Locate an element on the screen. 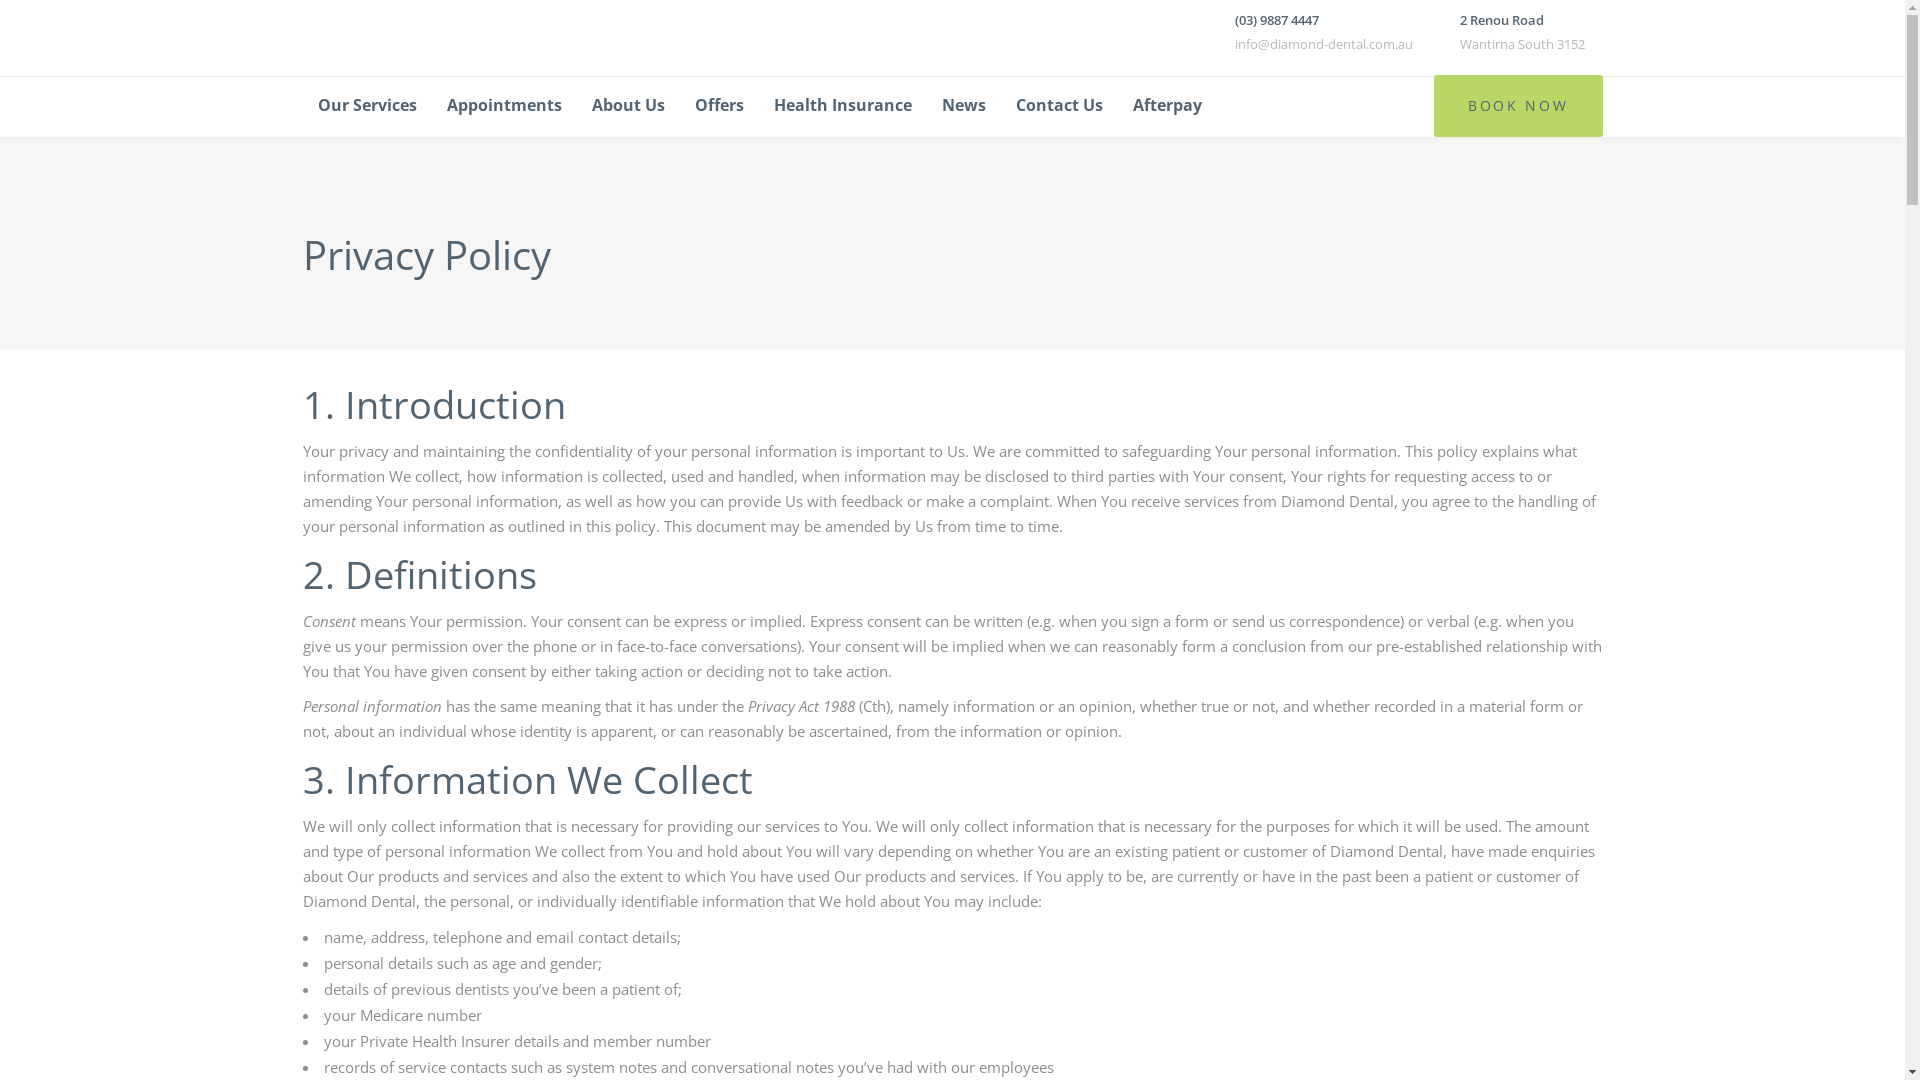 The width and height of the screenshot is (1920, 1080). 'info@diamond-dental.com.au' is located at coordinates (1232, 43).